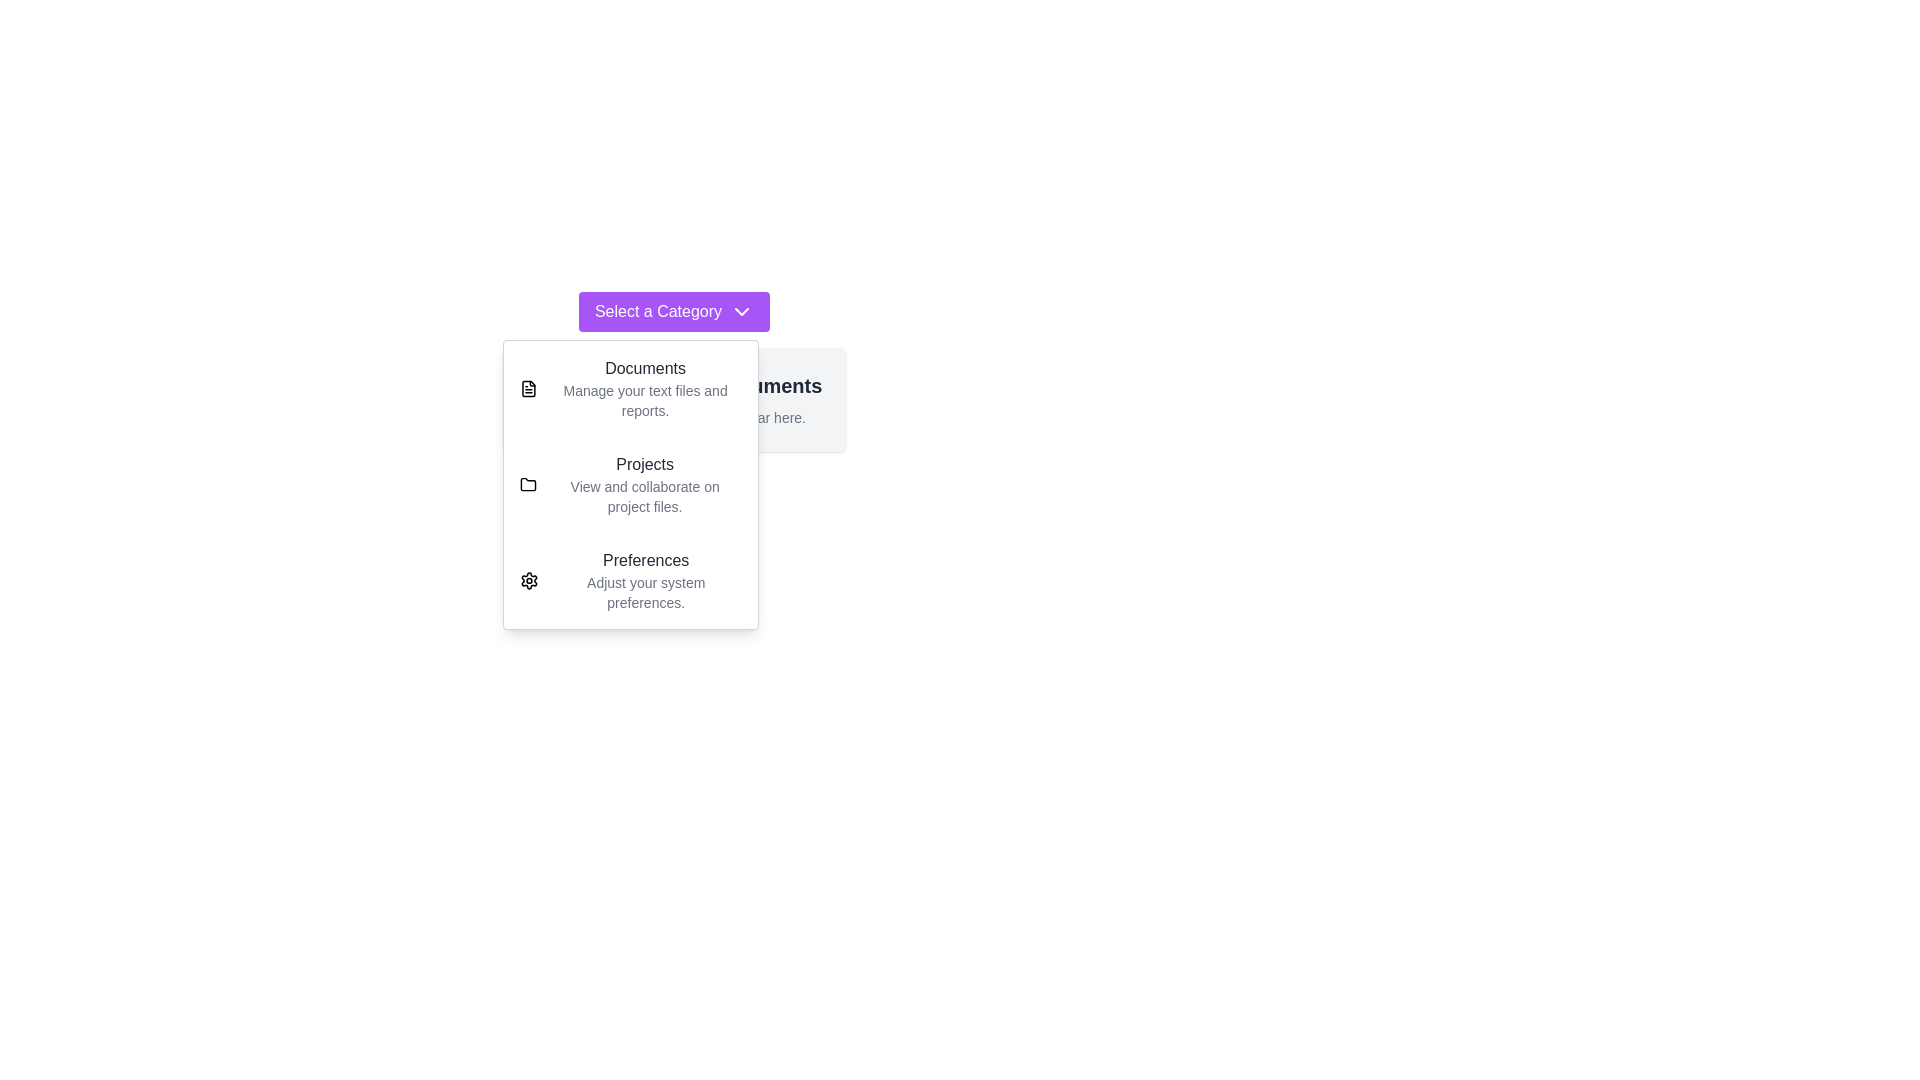 This screenshot has height=1080, width=1920. Describe the element at coordinates (629, 485) in the screenshot. I see `the 'Projects' option in the menu` at that location.